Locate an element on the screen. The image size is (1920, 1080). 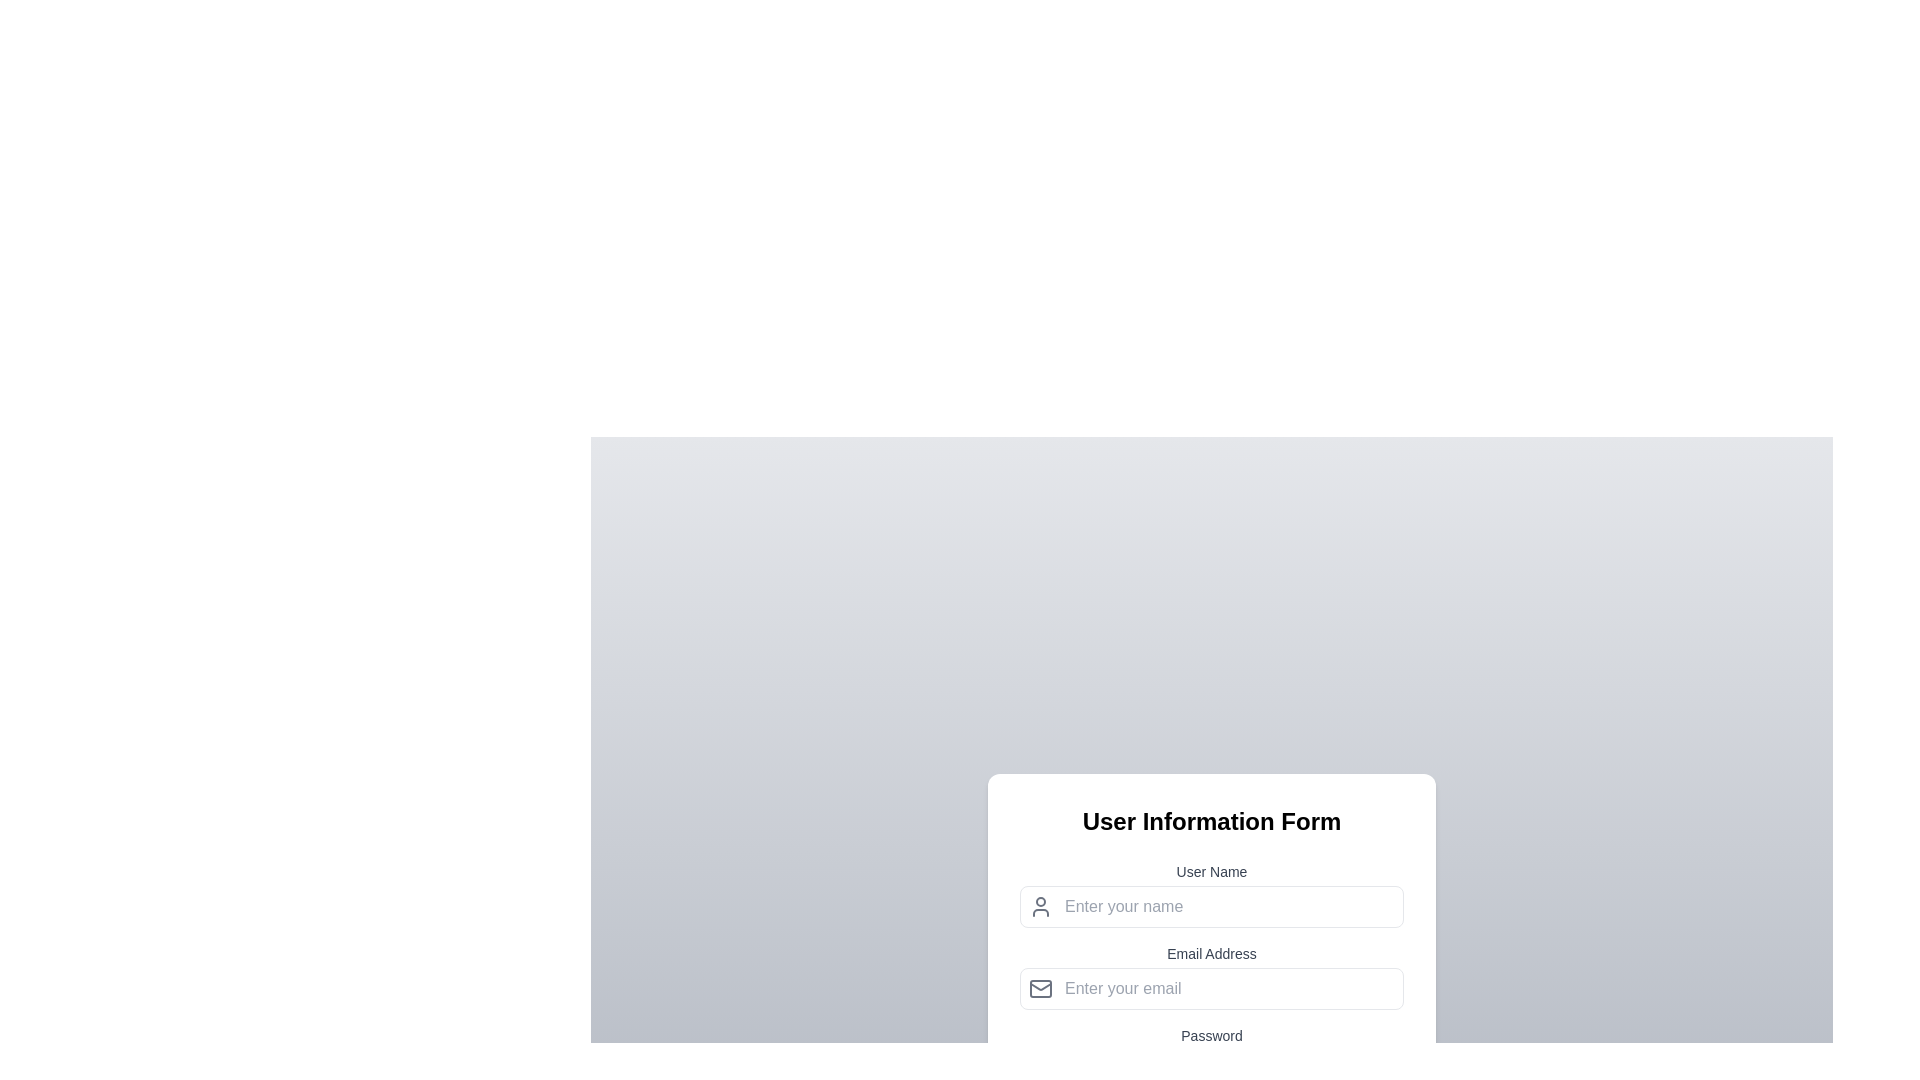
the mail envelope icon with a gray outline, positioned to the left of the 'Enter your email' input field in the 'Email Address' section is located at coordinates (1040, 987).